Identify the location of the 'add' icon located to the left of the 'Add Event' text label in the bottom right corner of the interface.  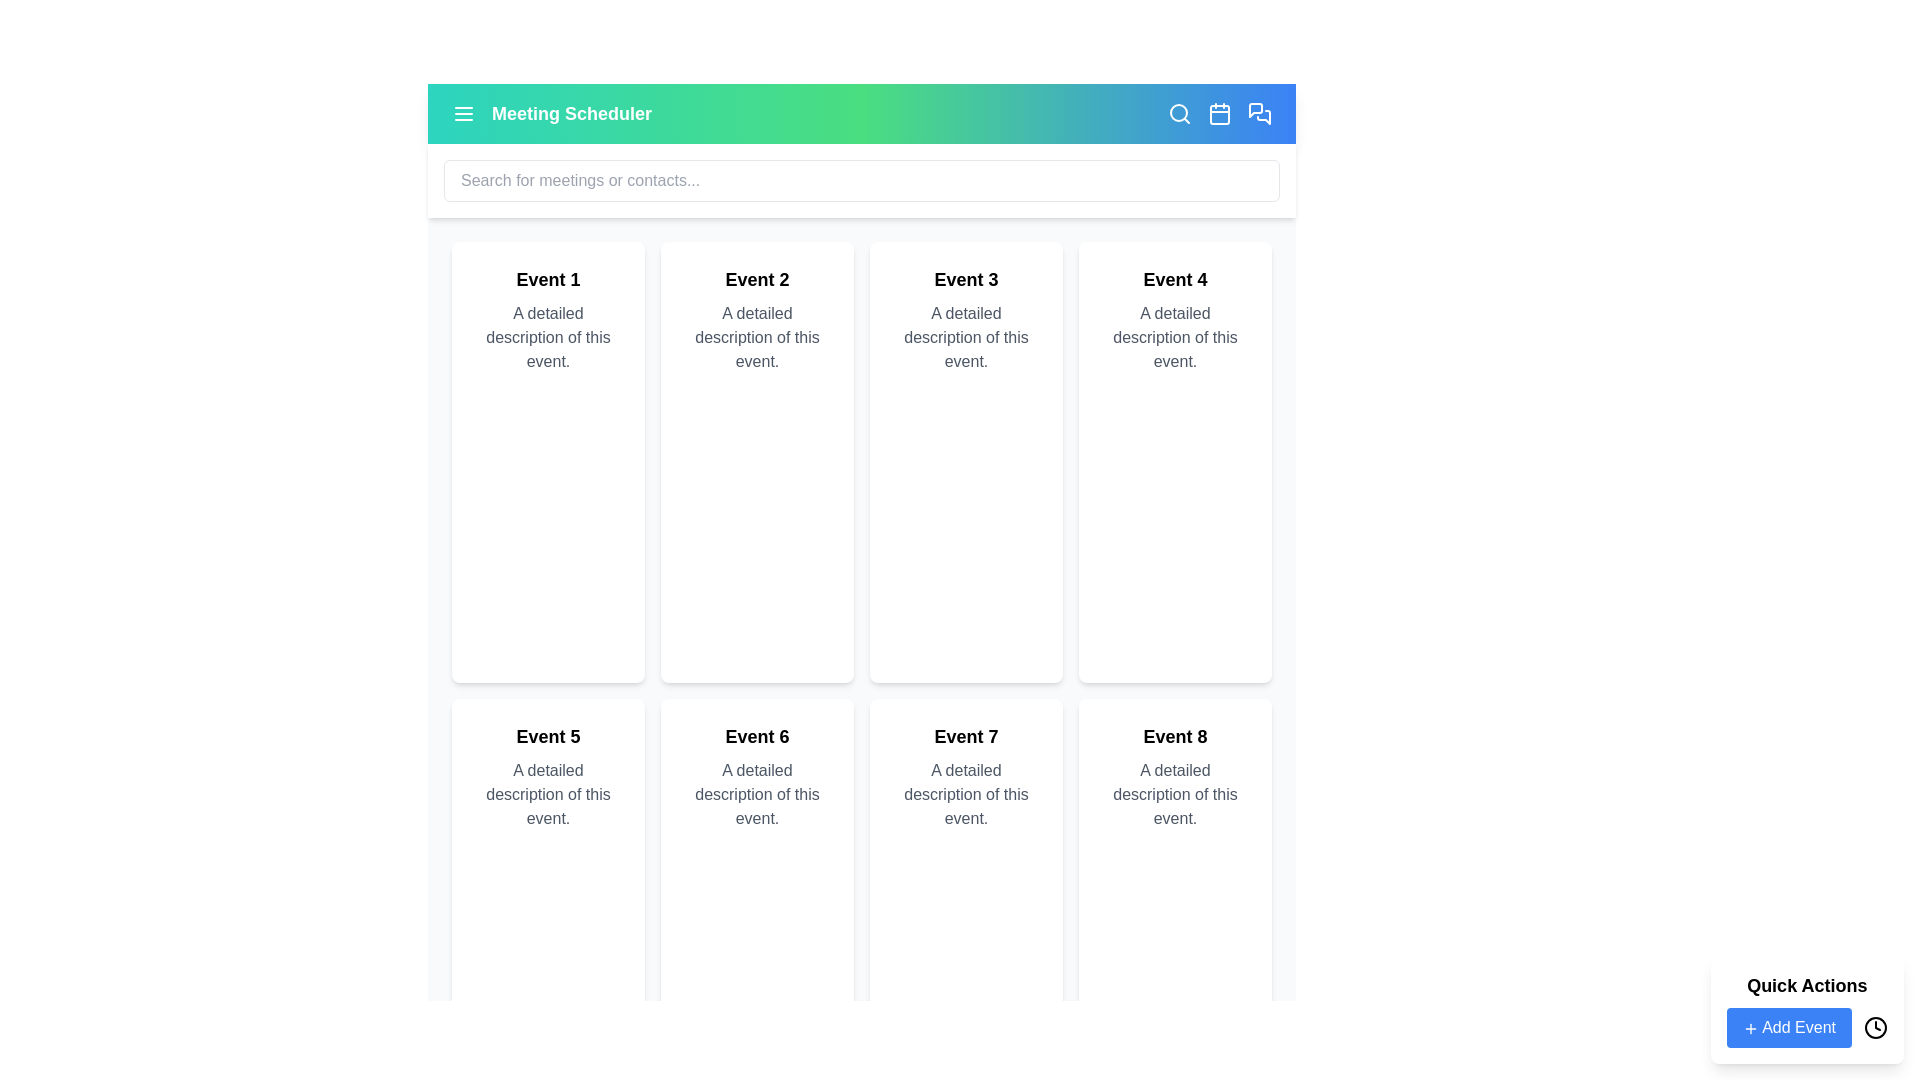
(1749, 1028).